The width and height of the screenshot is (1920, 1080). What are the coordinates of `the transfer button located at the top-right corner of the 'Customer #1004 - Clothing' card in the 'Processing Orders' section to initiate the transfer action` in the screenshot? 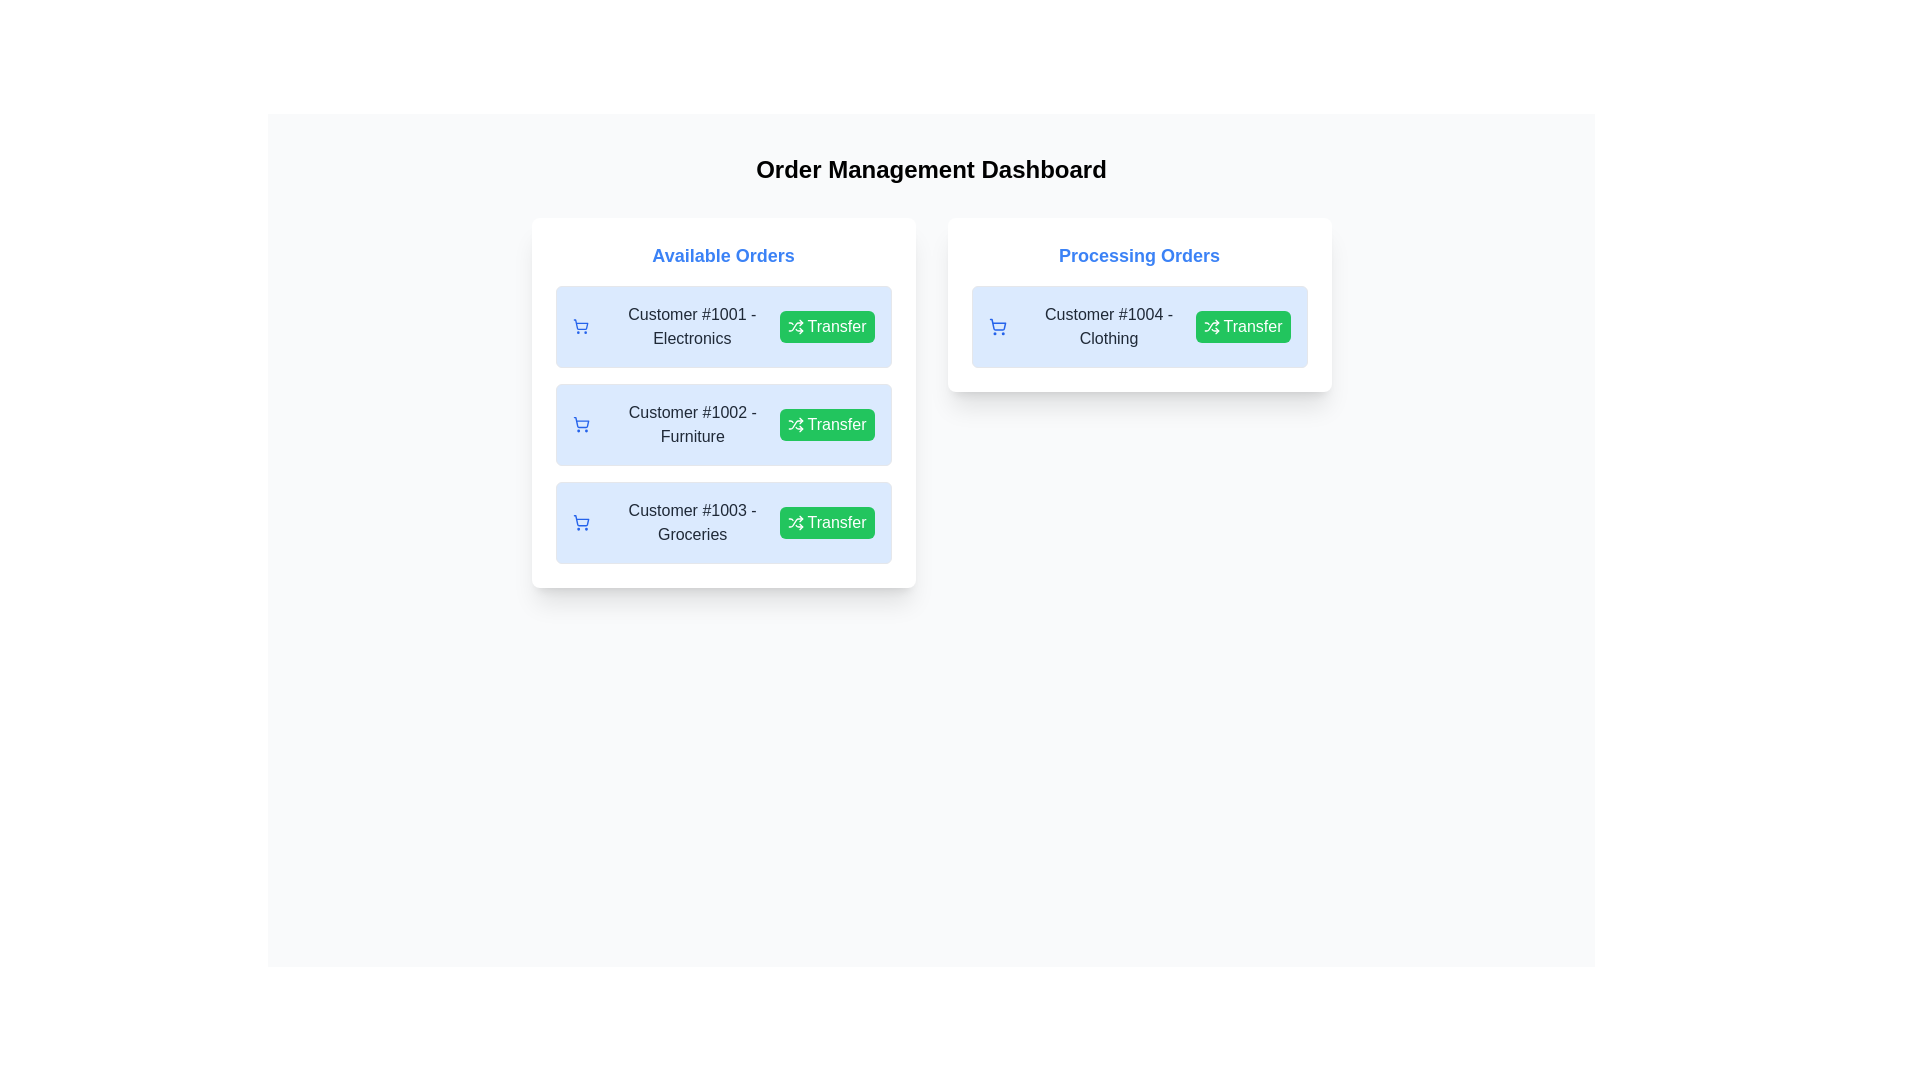 It's located at (1242, 326).